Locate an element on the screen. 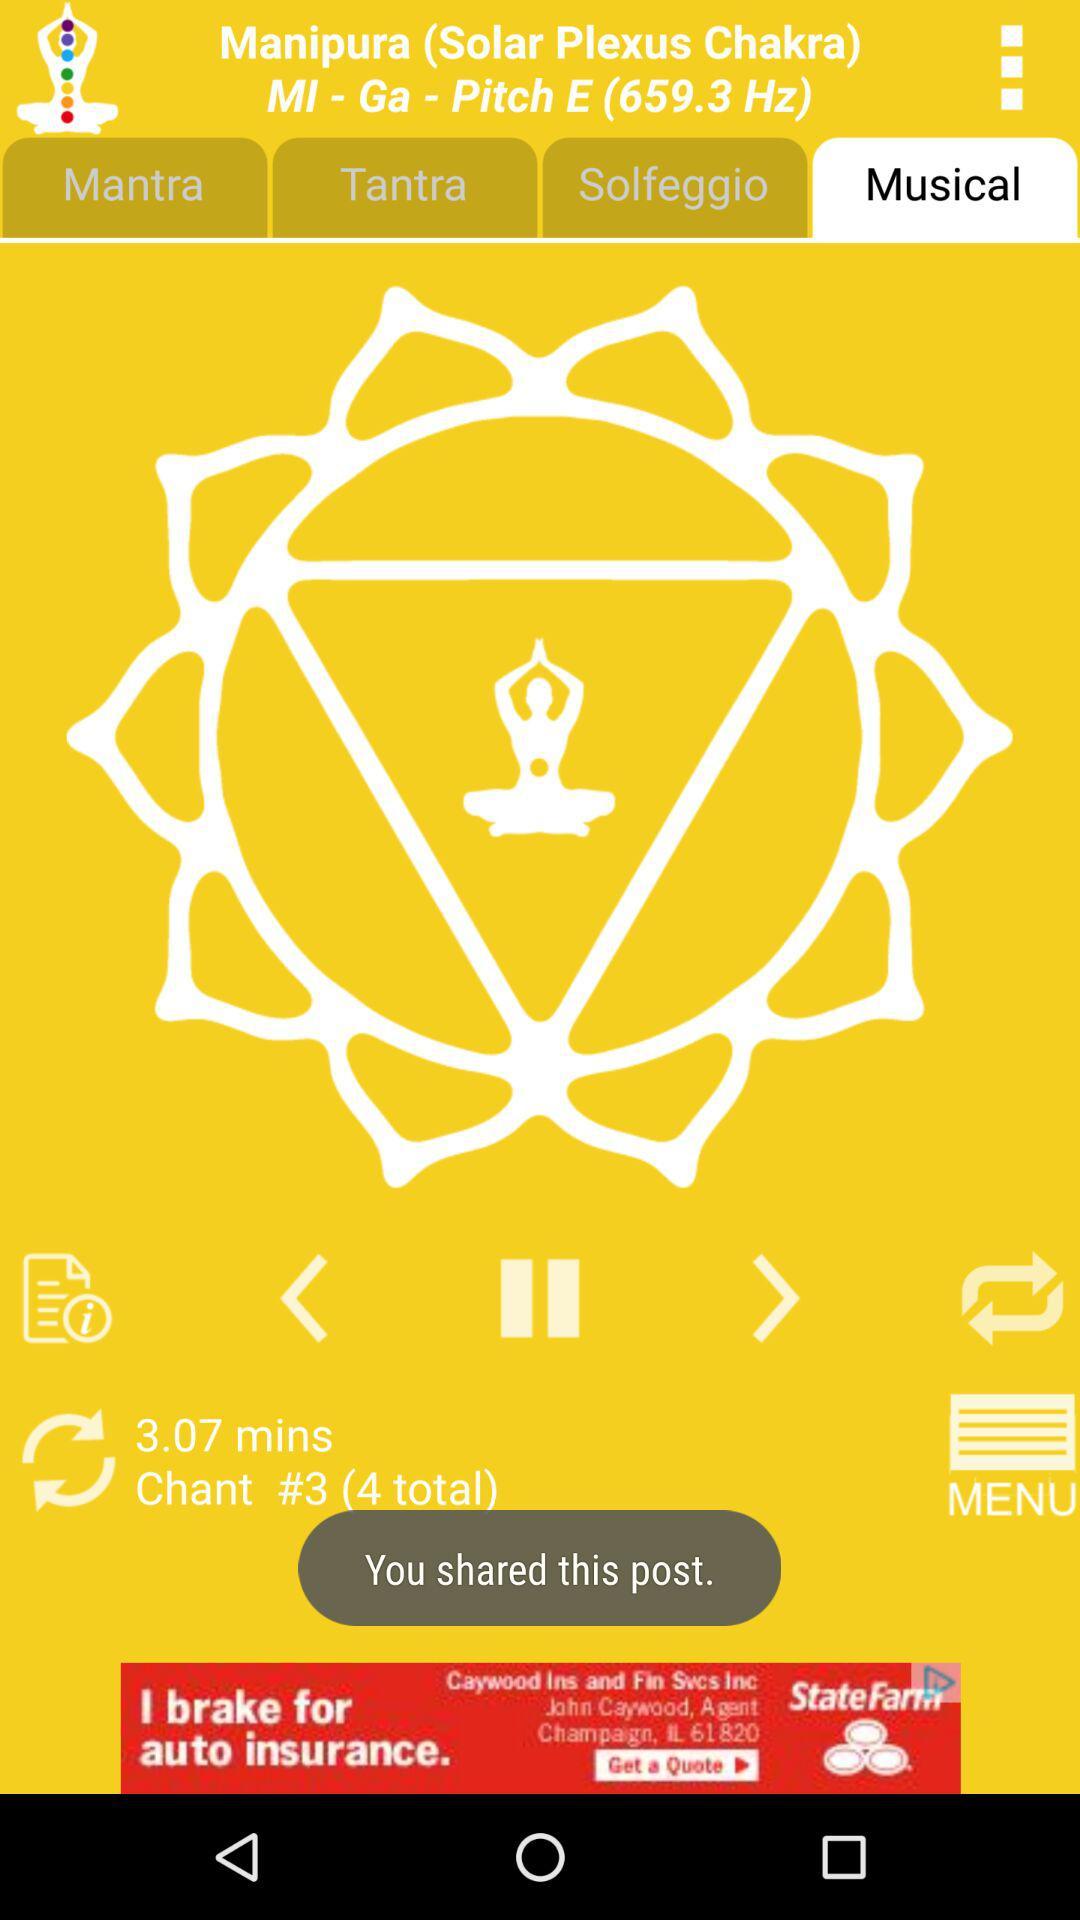 The image size is (1080, 1920). pause is located at coordinates (540, 1298).